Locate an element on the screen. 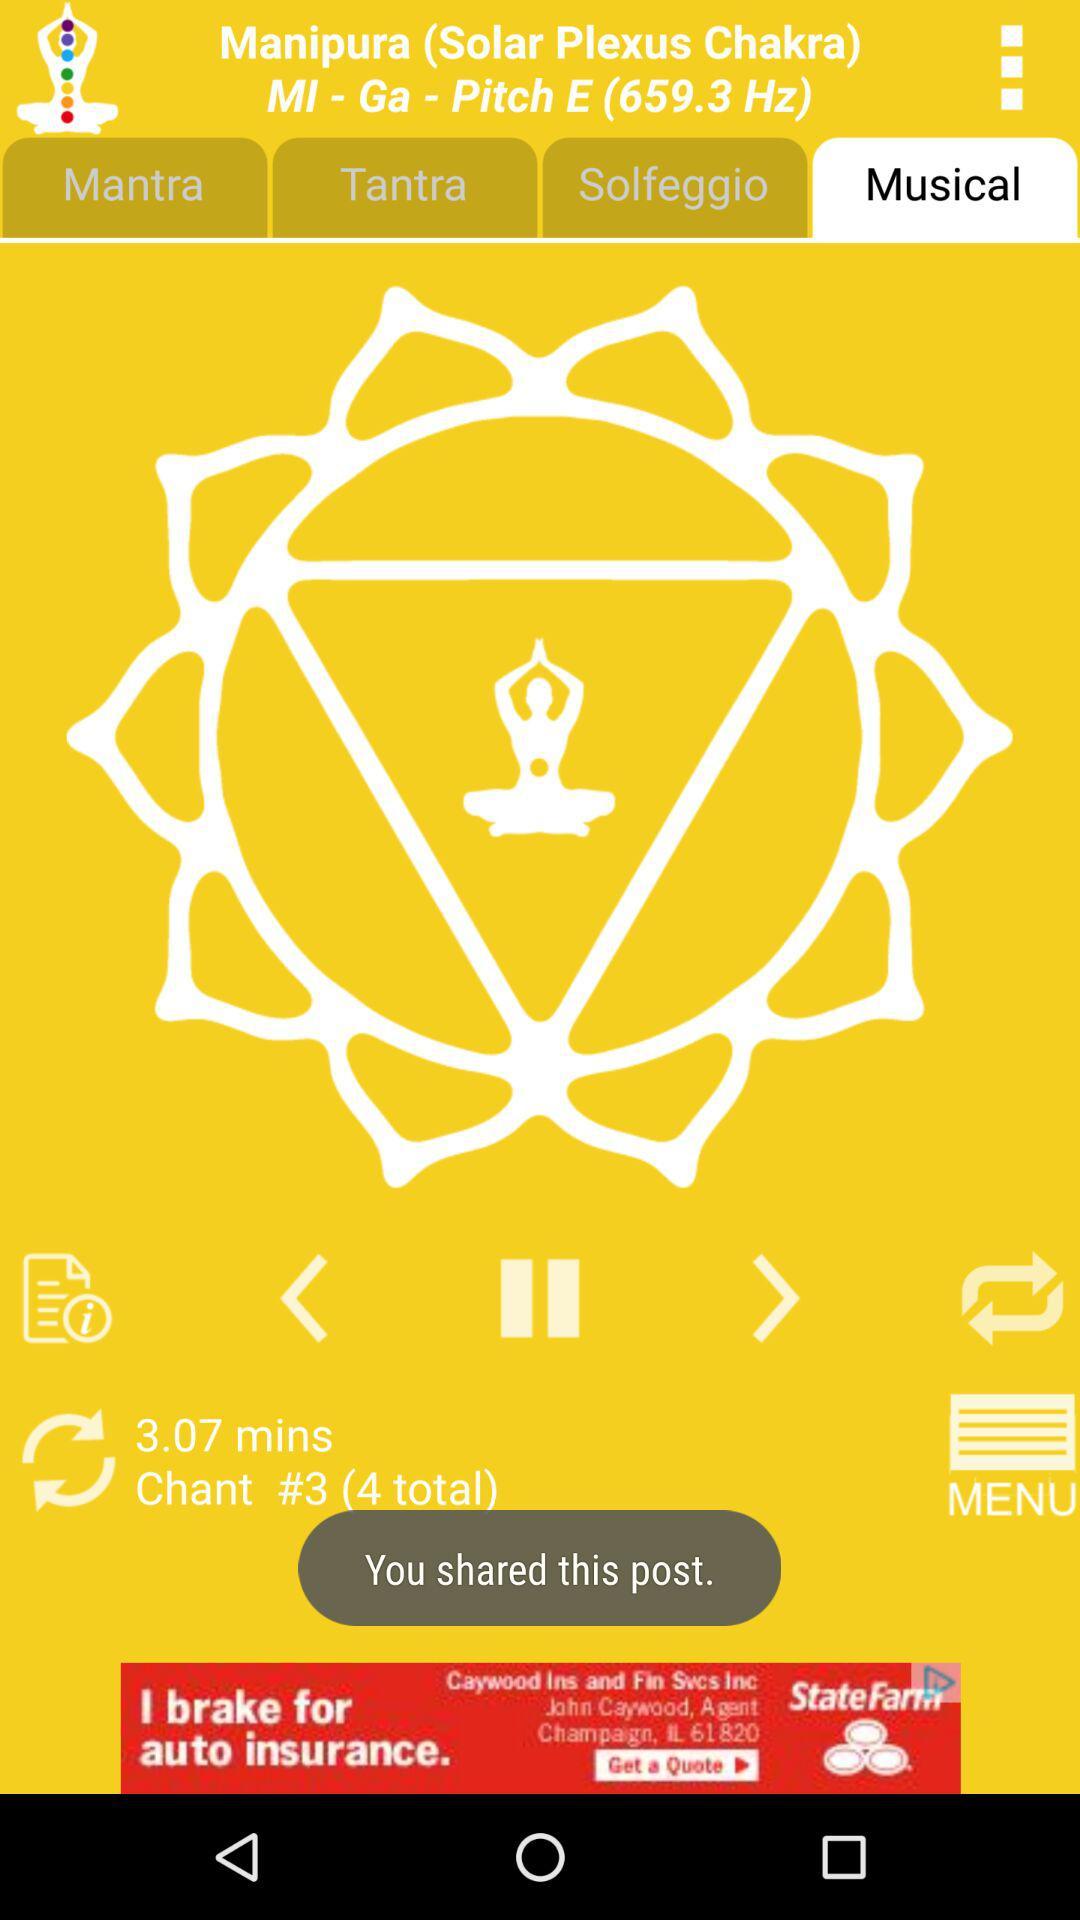 The image size is (1080, 1920). pause is located at coordinates (540, 1298).